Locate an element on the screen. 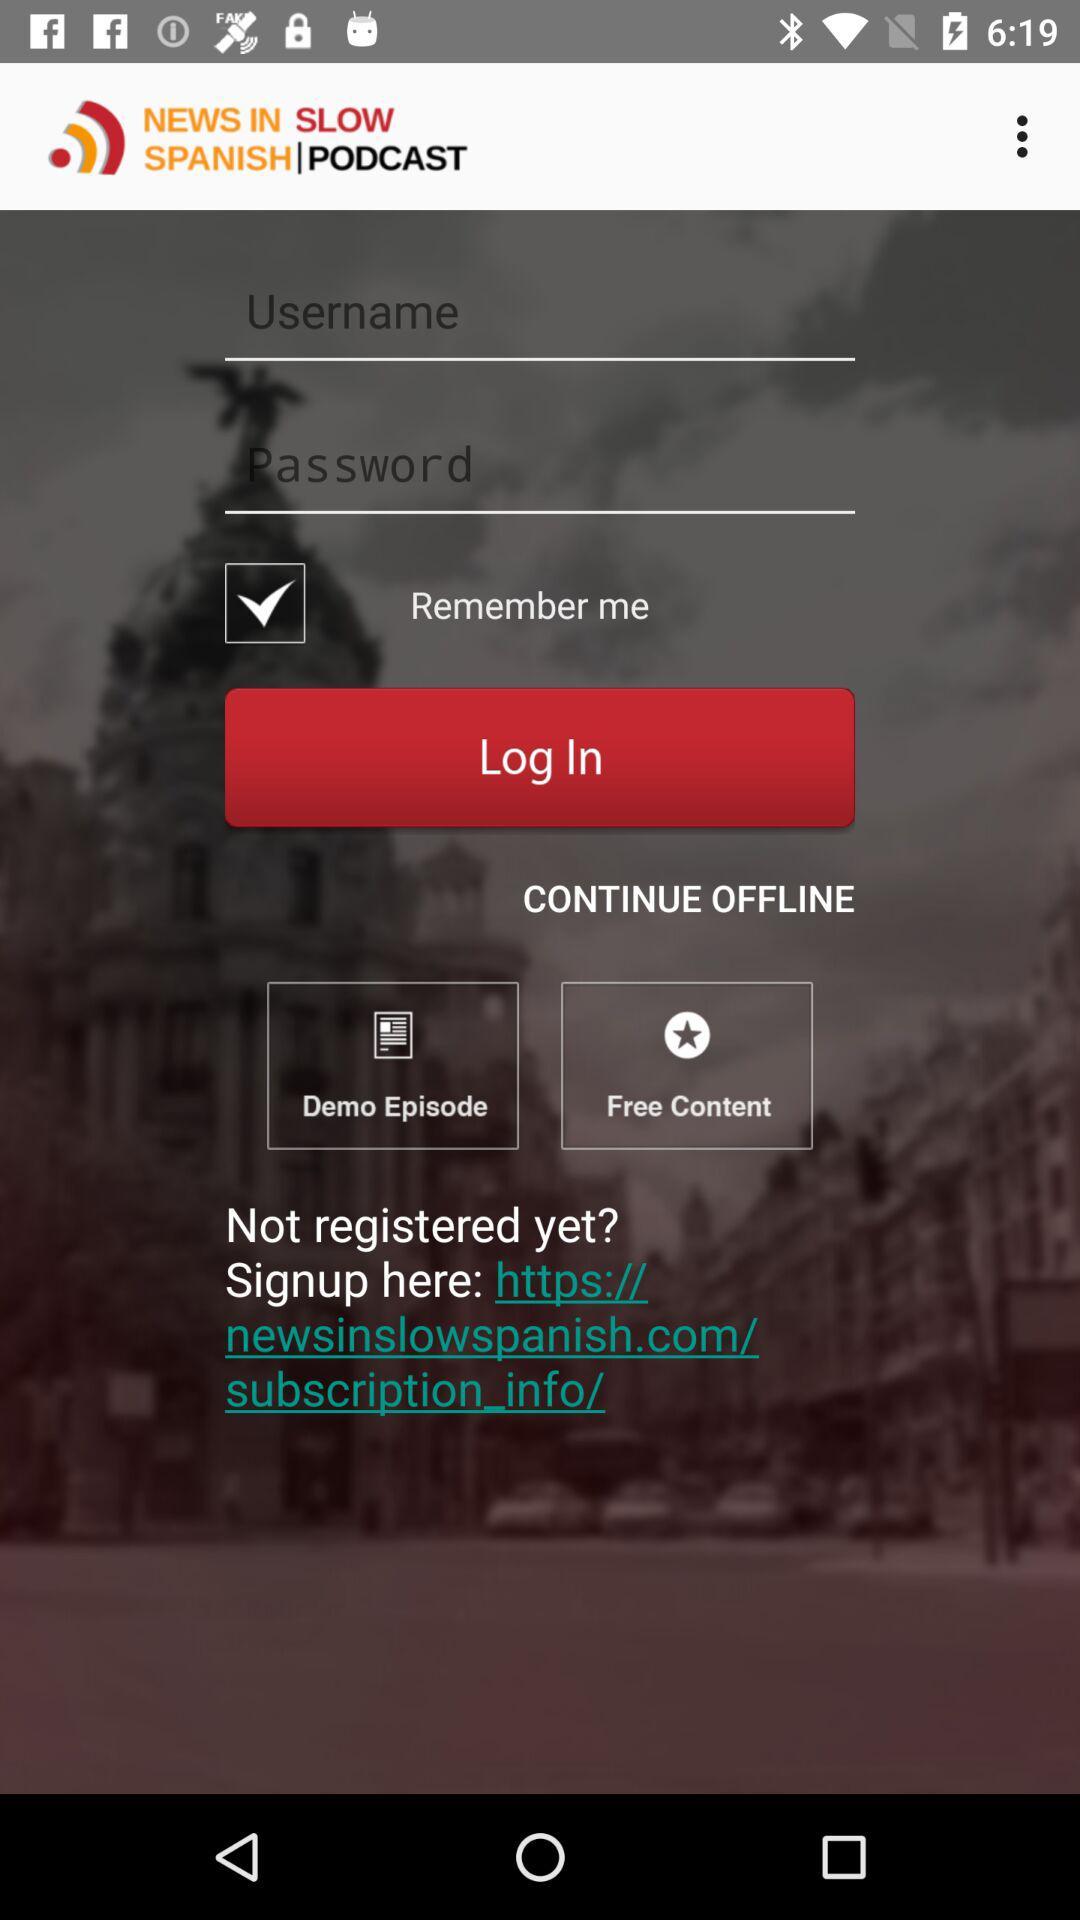 The width and height of the screenshot is (1080, 1920). log in button is located at coordinates (540, 760).